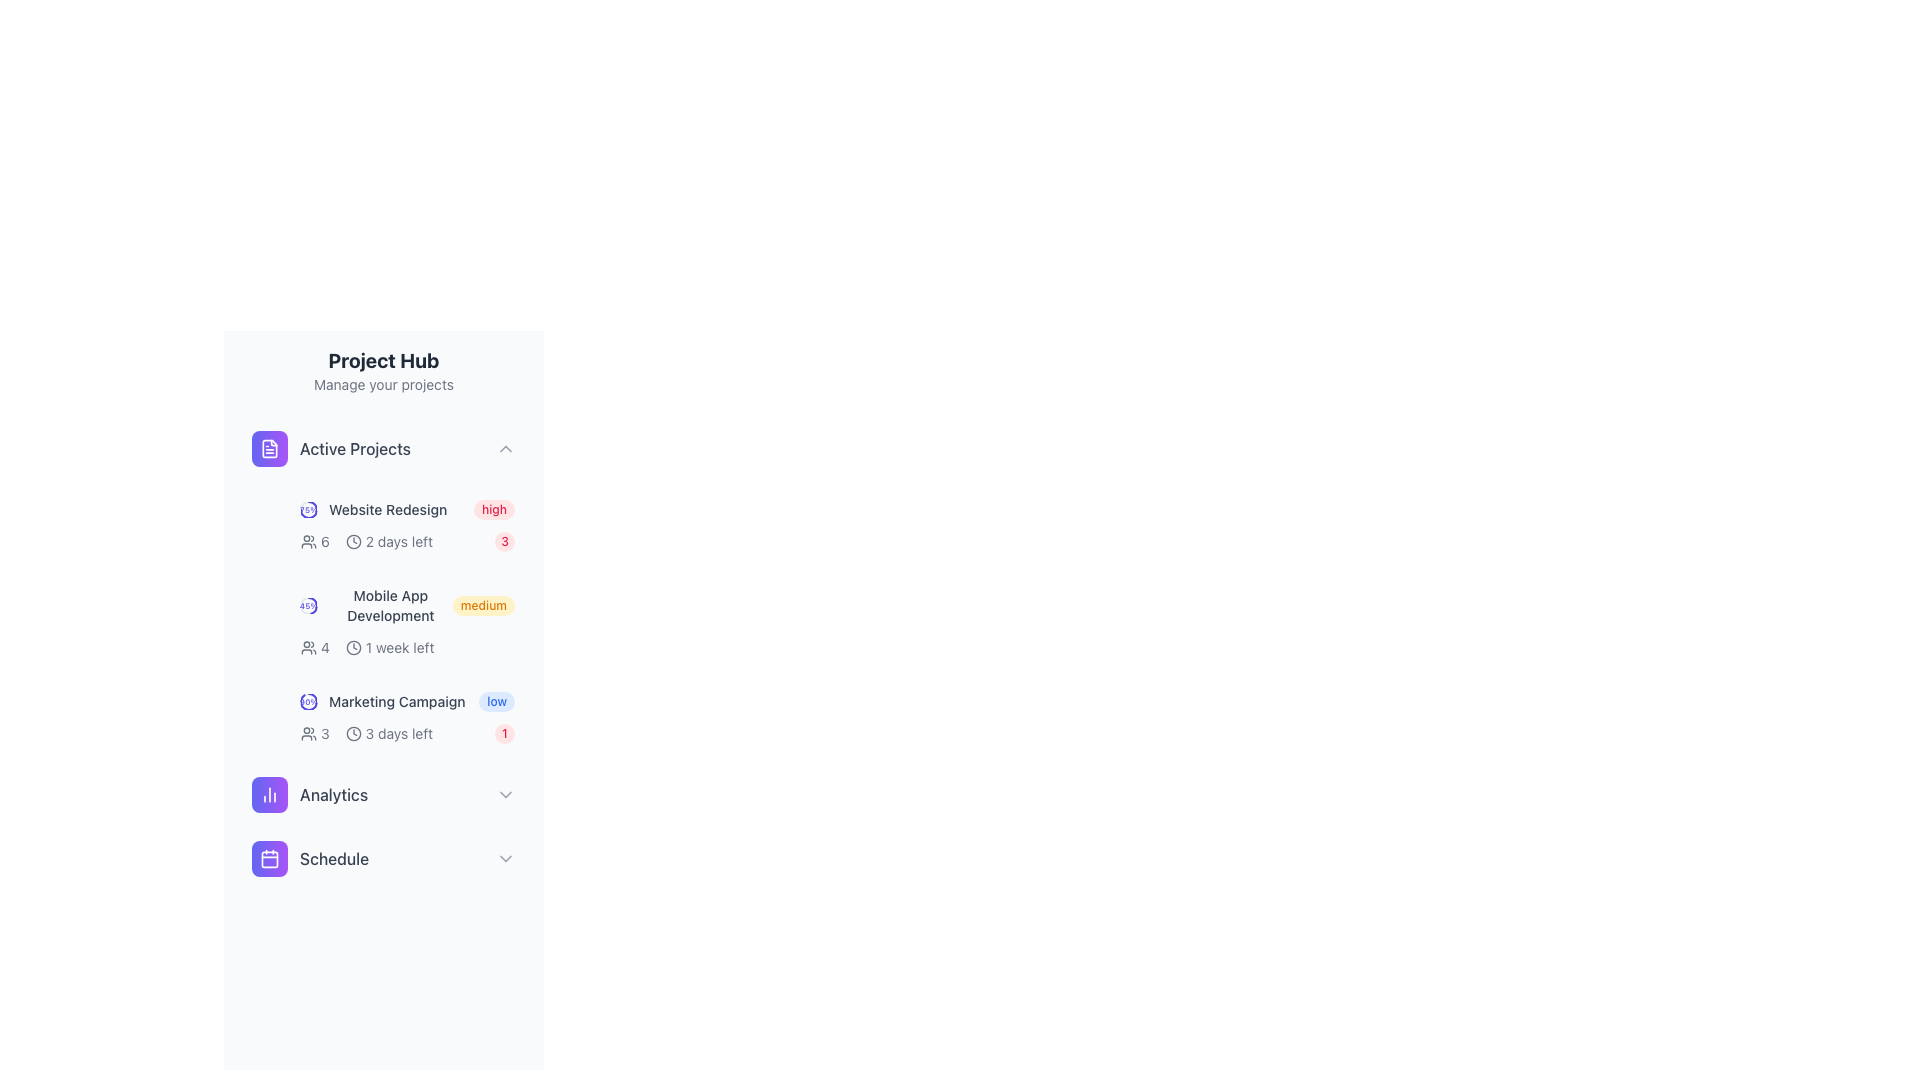  Describe the element at coordinates (400, 648) in the screenshot. I see `the '1 week left' text label in the 'Active Projects' list, which is styled in muted gray and positioned to the right of a clock icon` at that location.